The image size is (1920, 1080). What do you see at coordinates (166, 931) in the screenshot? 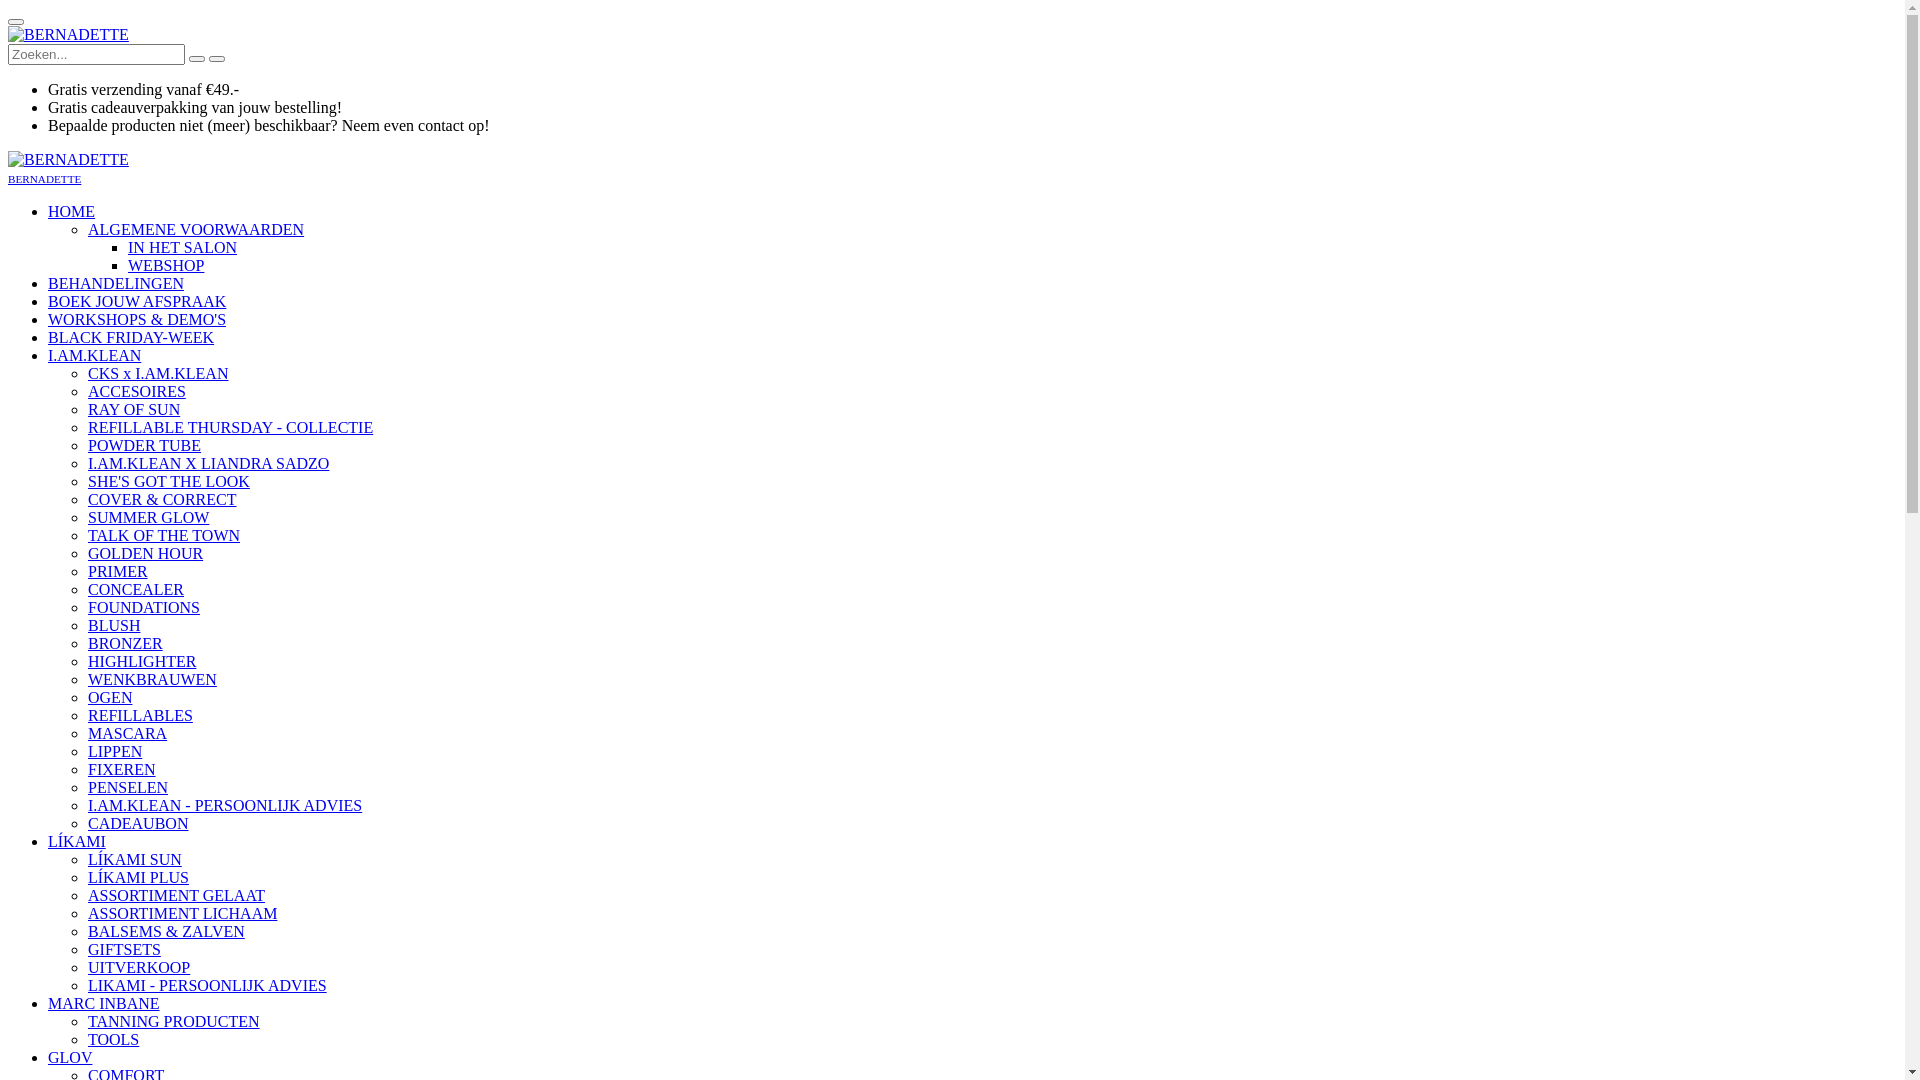
I see `'BALSEMS & ZALVEN'` at bounding box center [166, 931].